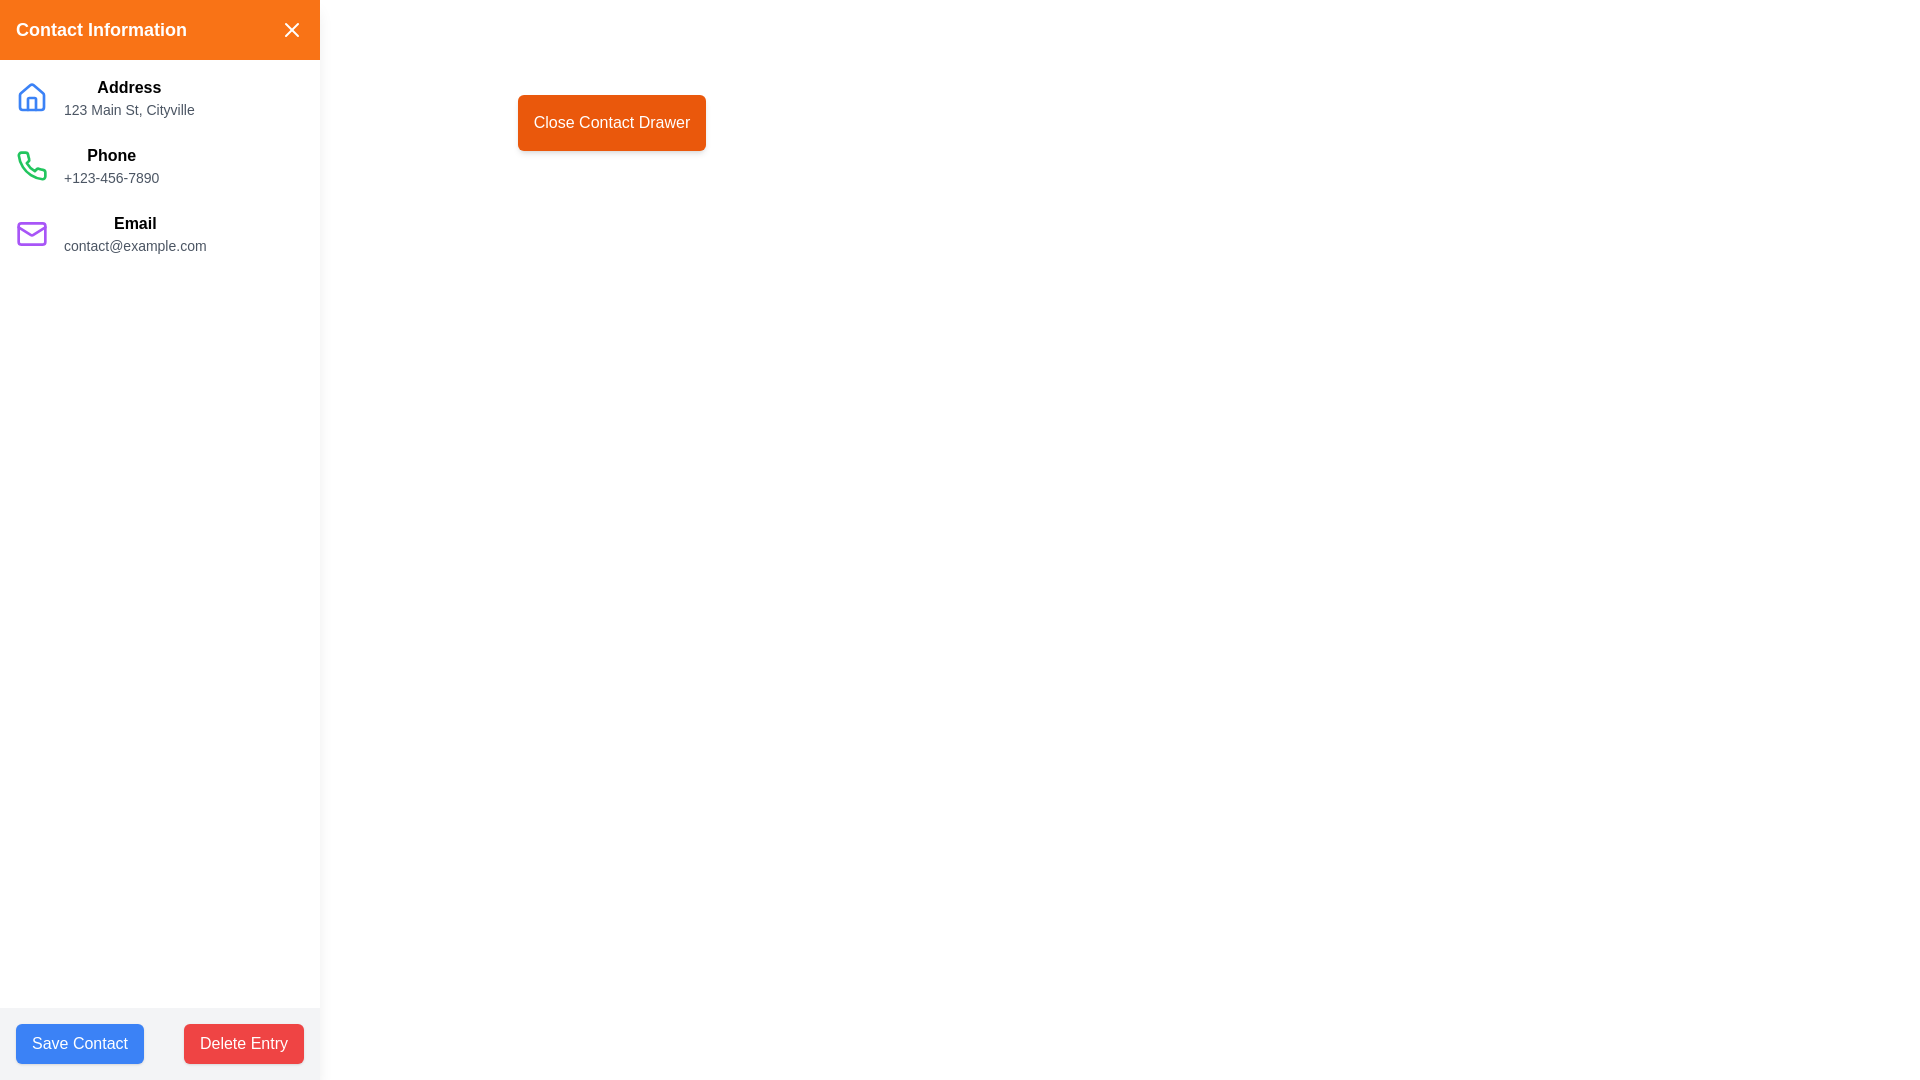 The height and width of the screenshot is (1080, 1920). I want to click on the bold text label indicating 'Email', which precedes the contact email address and is accompanied by a purple email icon, so click(134, 223).